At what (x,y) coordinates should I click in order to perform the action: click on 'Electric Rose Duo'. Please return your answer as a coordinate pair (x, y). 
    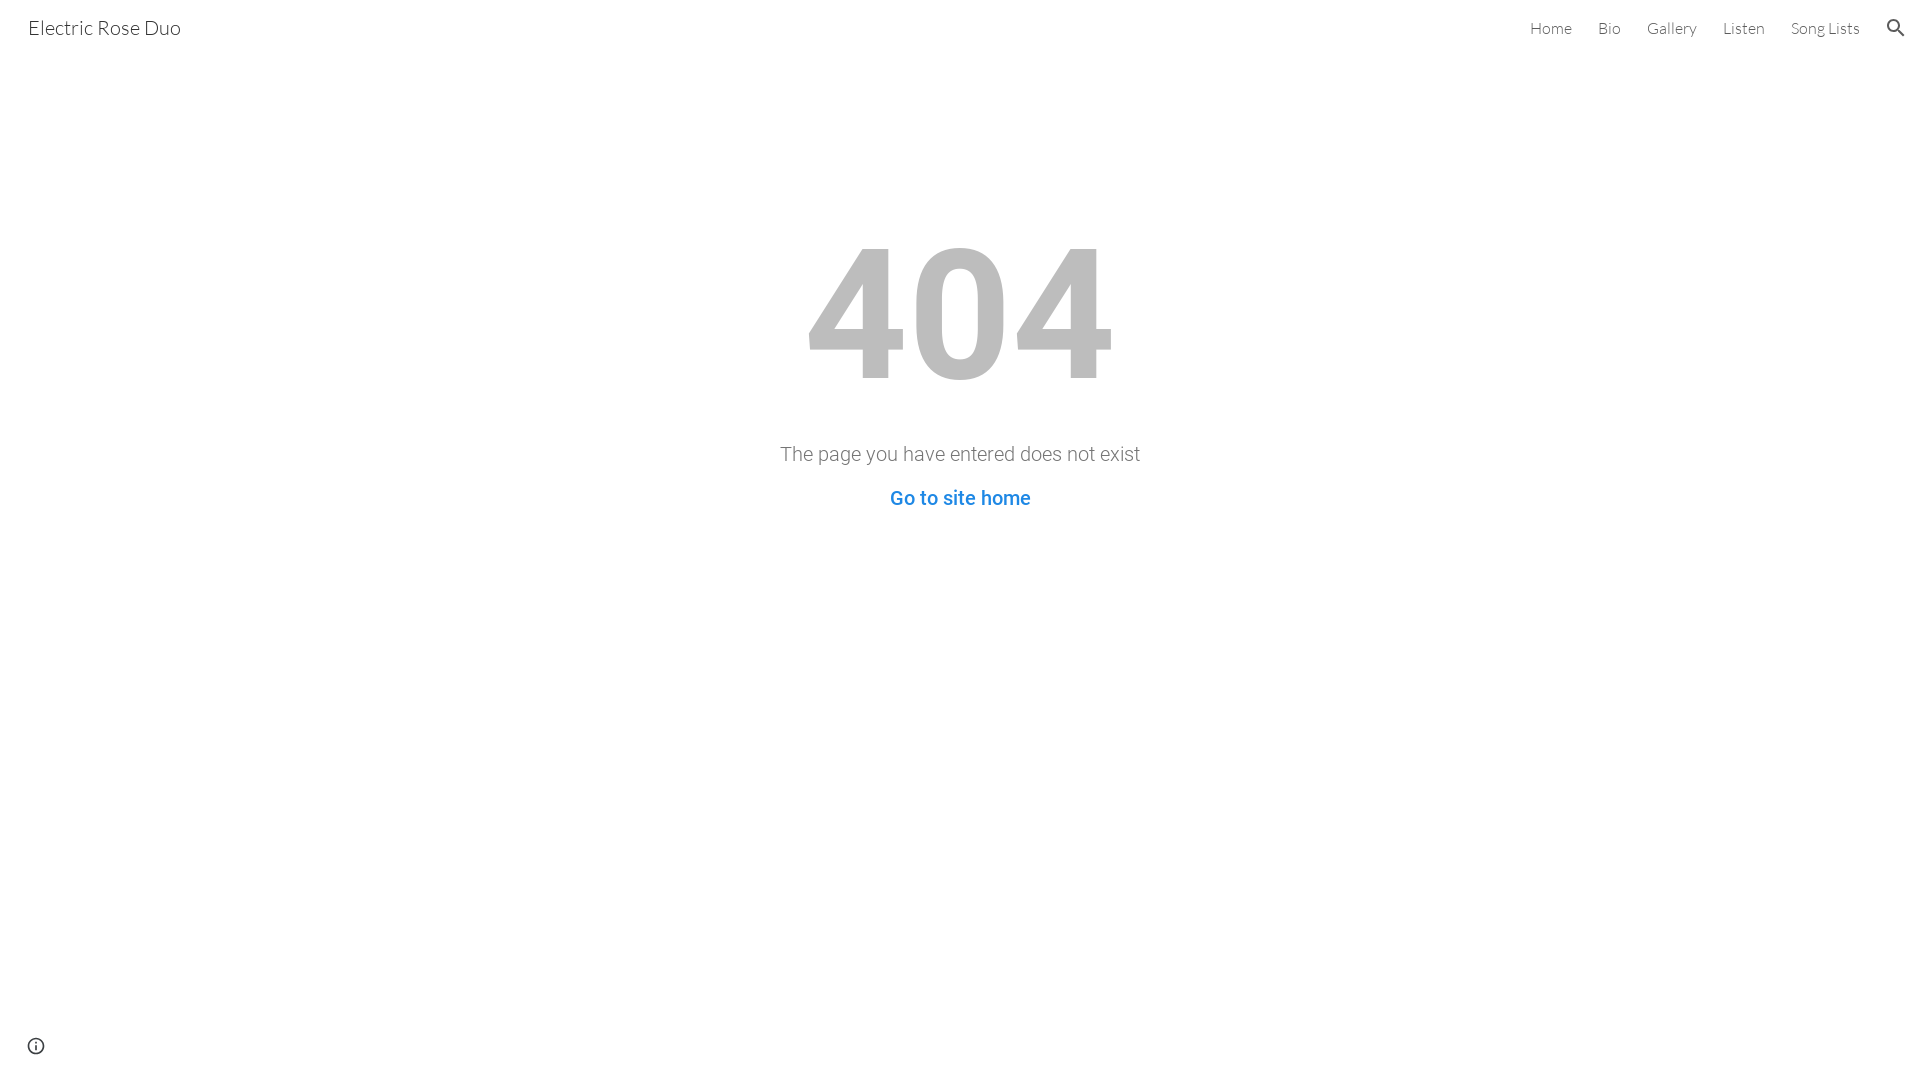
    Looking at the image, I should click on (15, 25).